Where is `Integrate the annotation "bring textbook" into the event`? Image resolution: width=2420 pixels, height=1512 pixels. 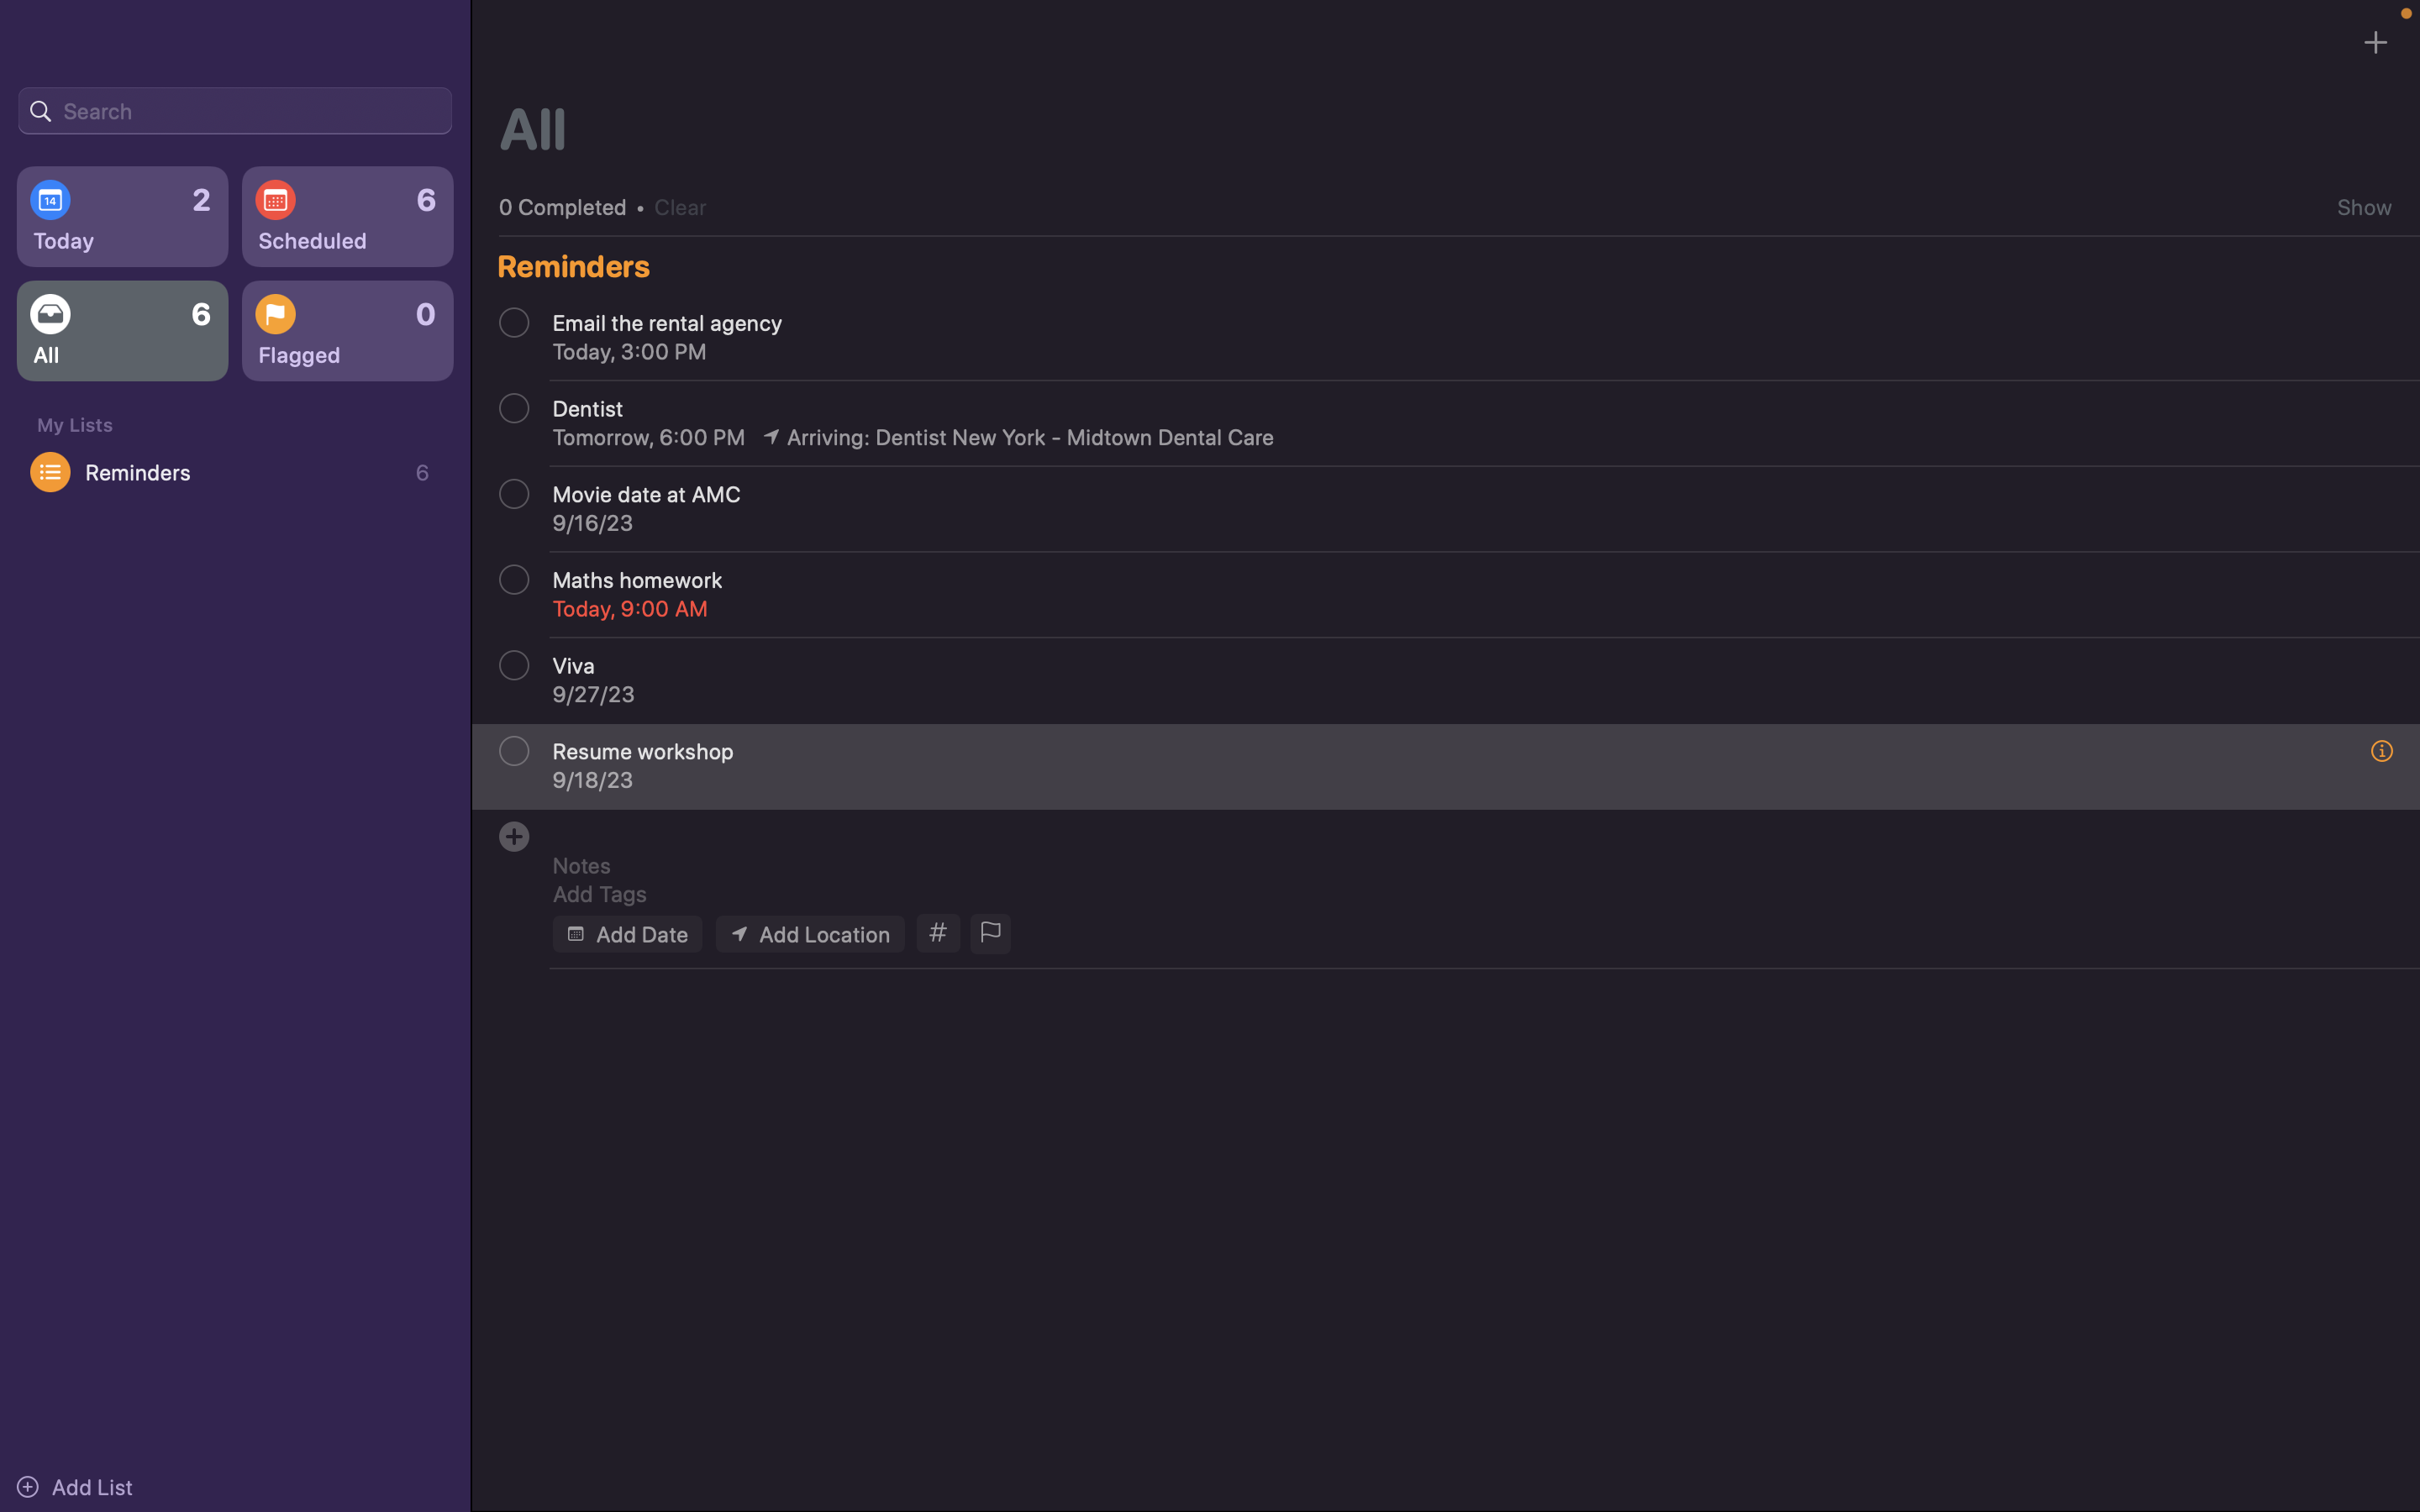
Integrate the annotation "bring textbook" into the event is located at coordinates (1457, 864).